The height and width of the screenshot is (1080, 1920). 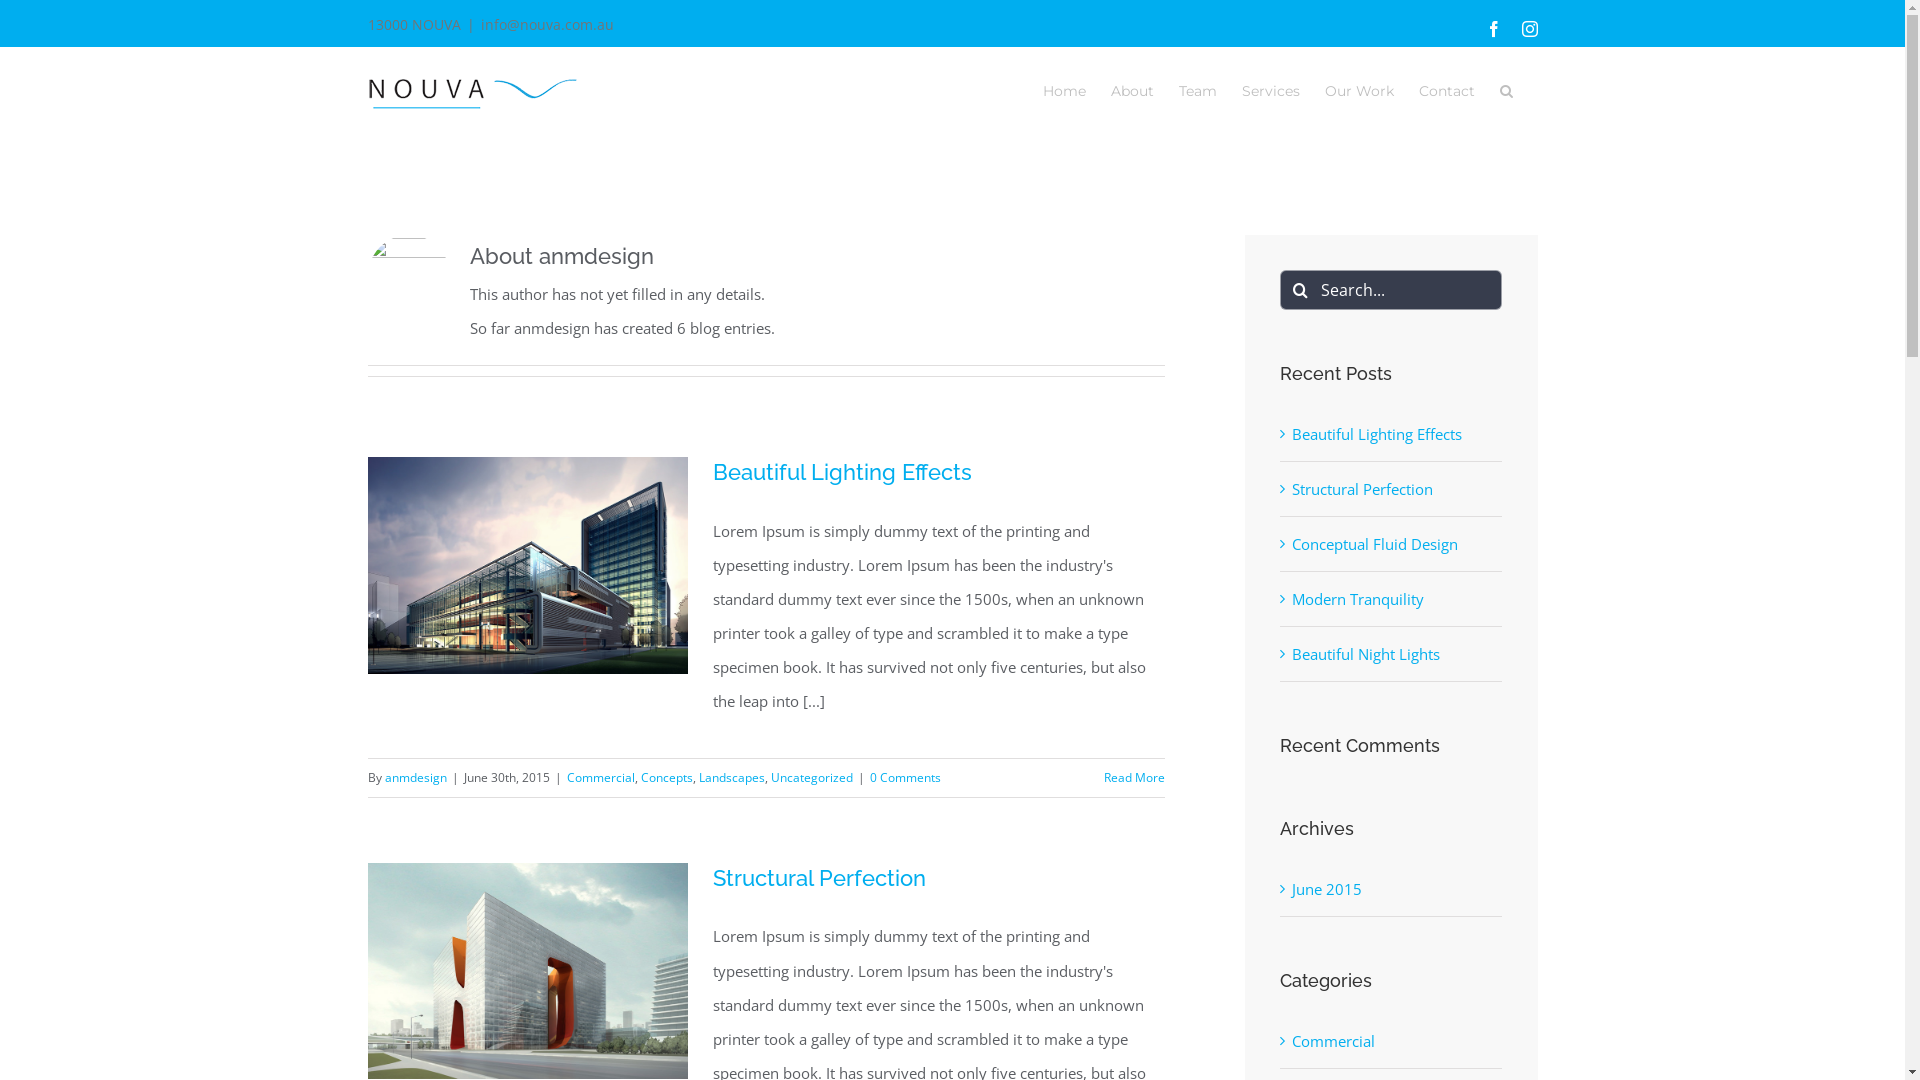 I want to click on 'Services', so click(x=1270, y=88).